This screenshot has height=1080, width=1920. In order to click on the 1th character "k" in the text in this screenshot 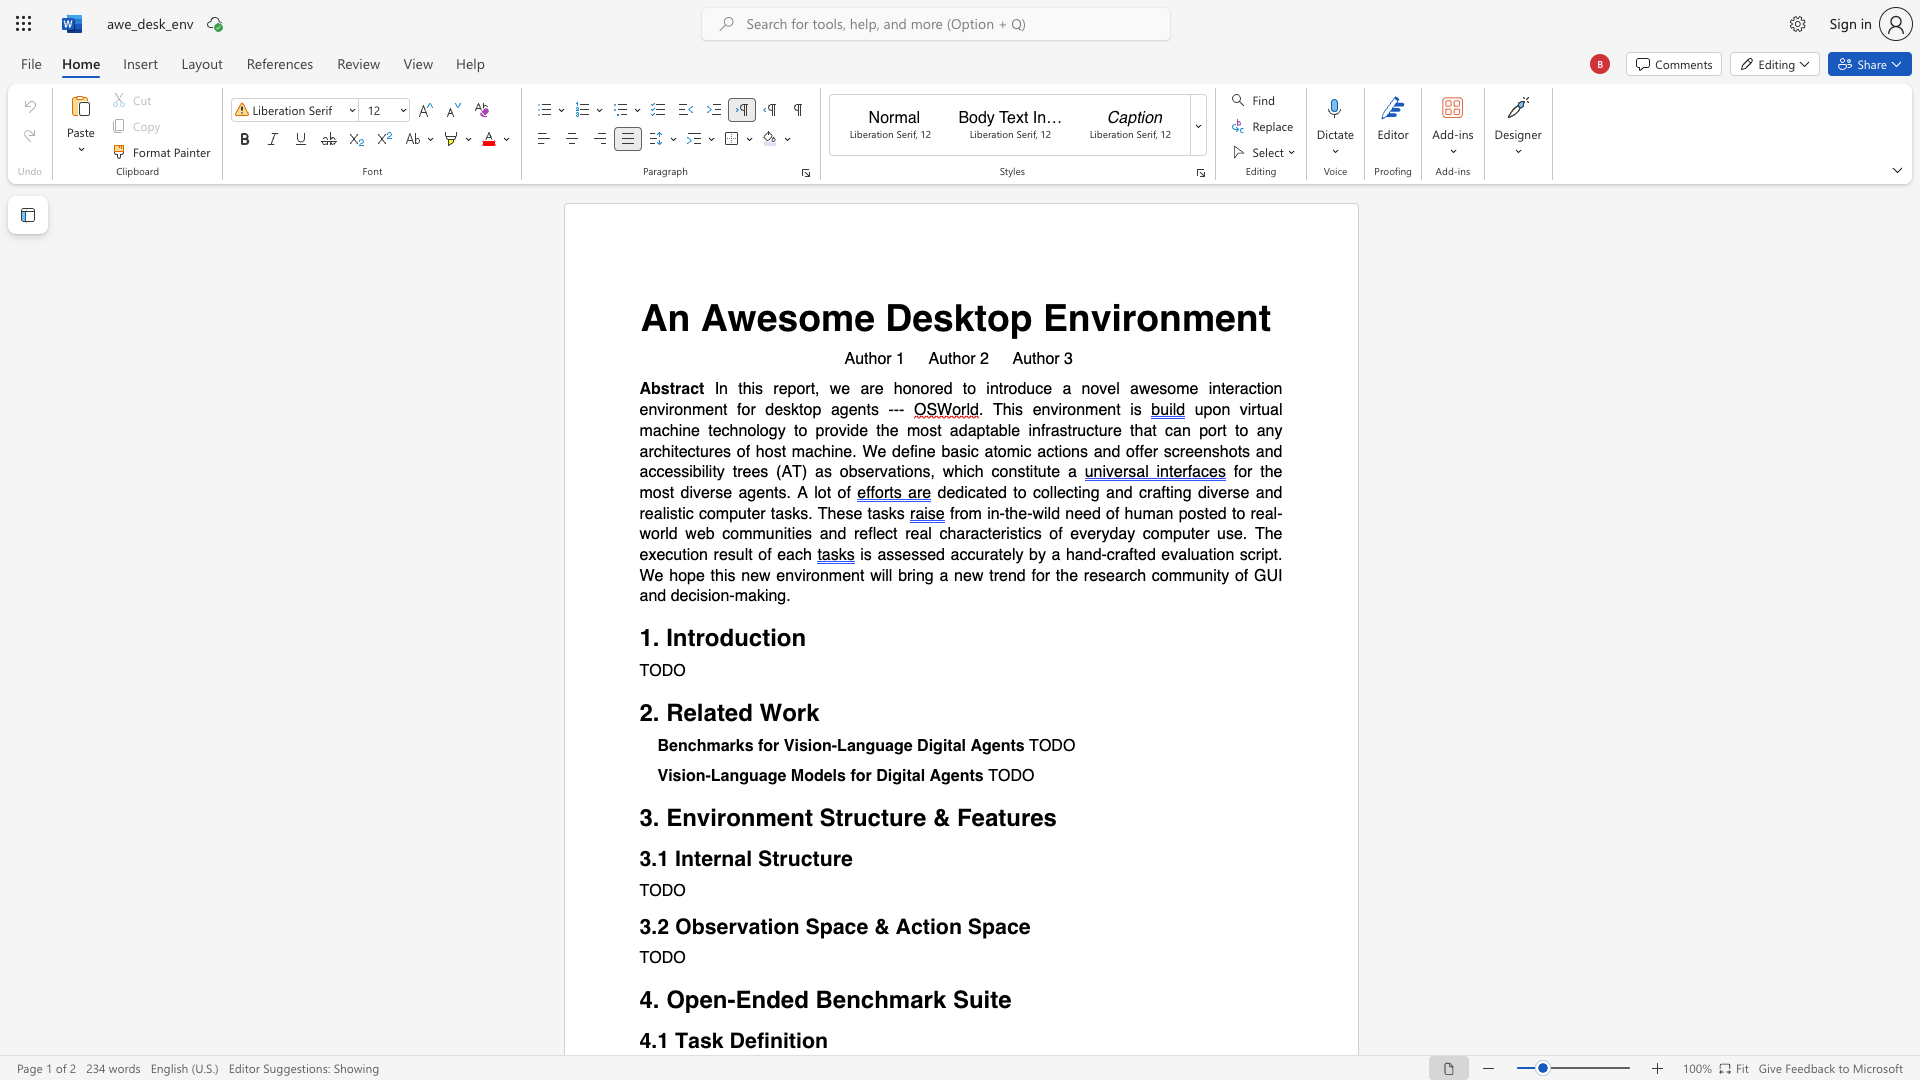, I will do `click(812, 712)`.